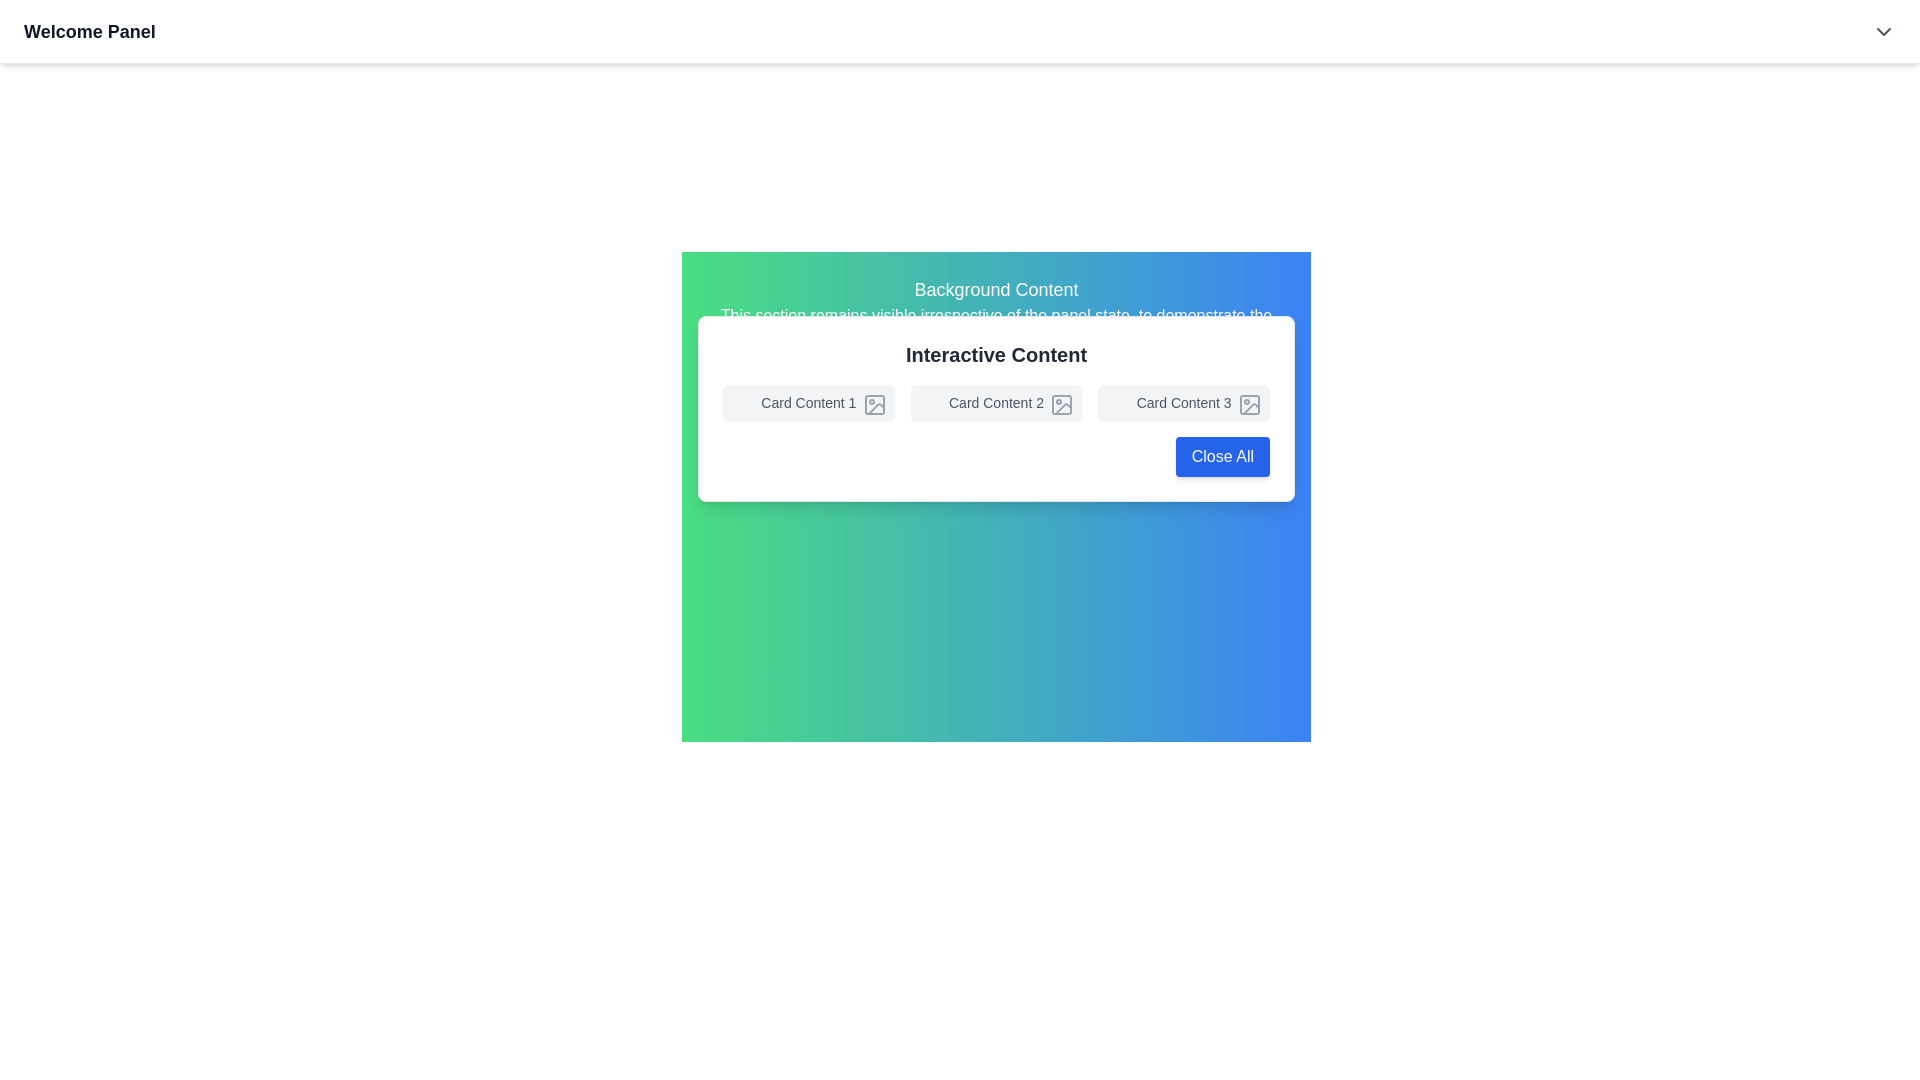 The width and height of the screenshot is (1920, 1080). I want to click on the interactive downwards-pointing chevron icon located in the top-right corner of the navigation bar, so click(1882, 31).